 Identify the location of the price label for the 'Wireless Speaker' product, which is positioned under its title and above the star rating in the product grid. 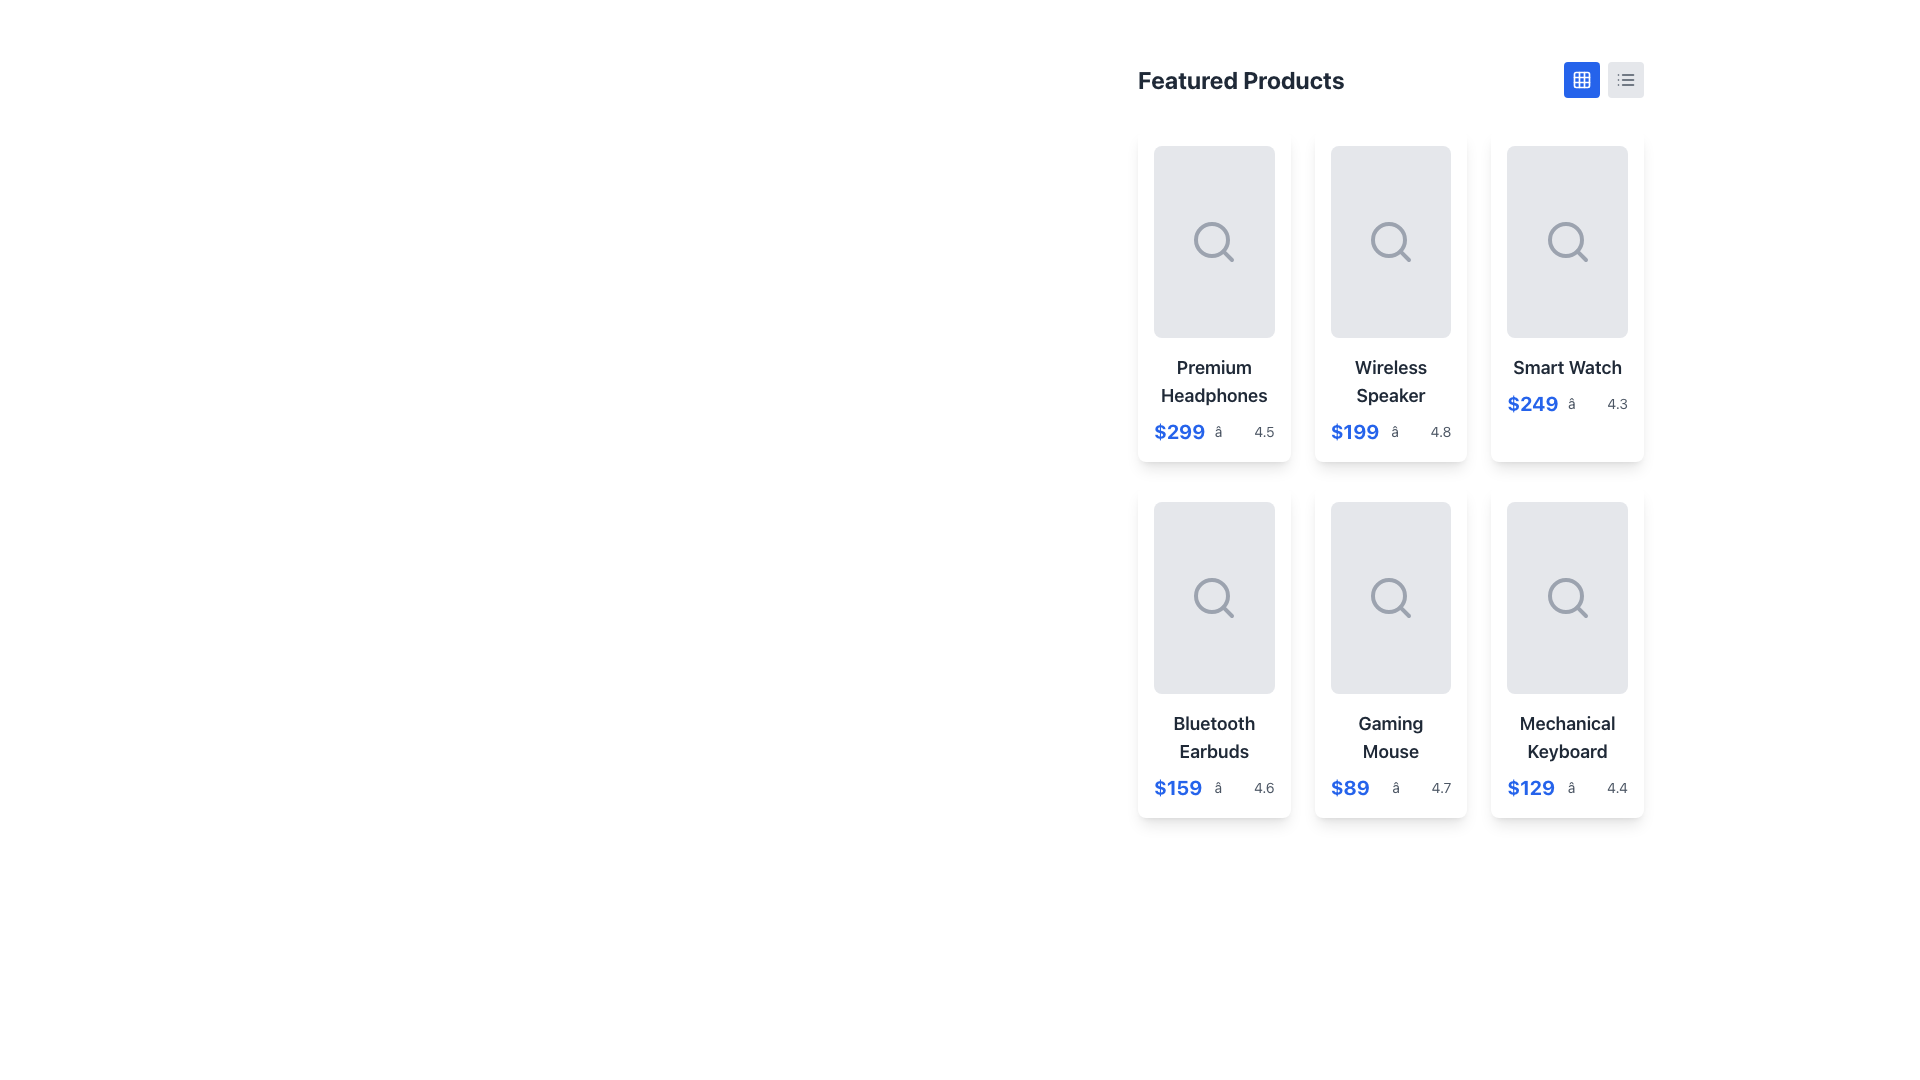
(1354, 431).